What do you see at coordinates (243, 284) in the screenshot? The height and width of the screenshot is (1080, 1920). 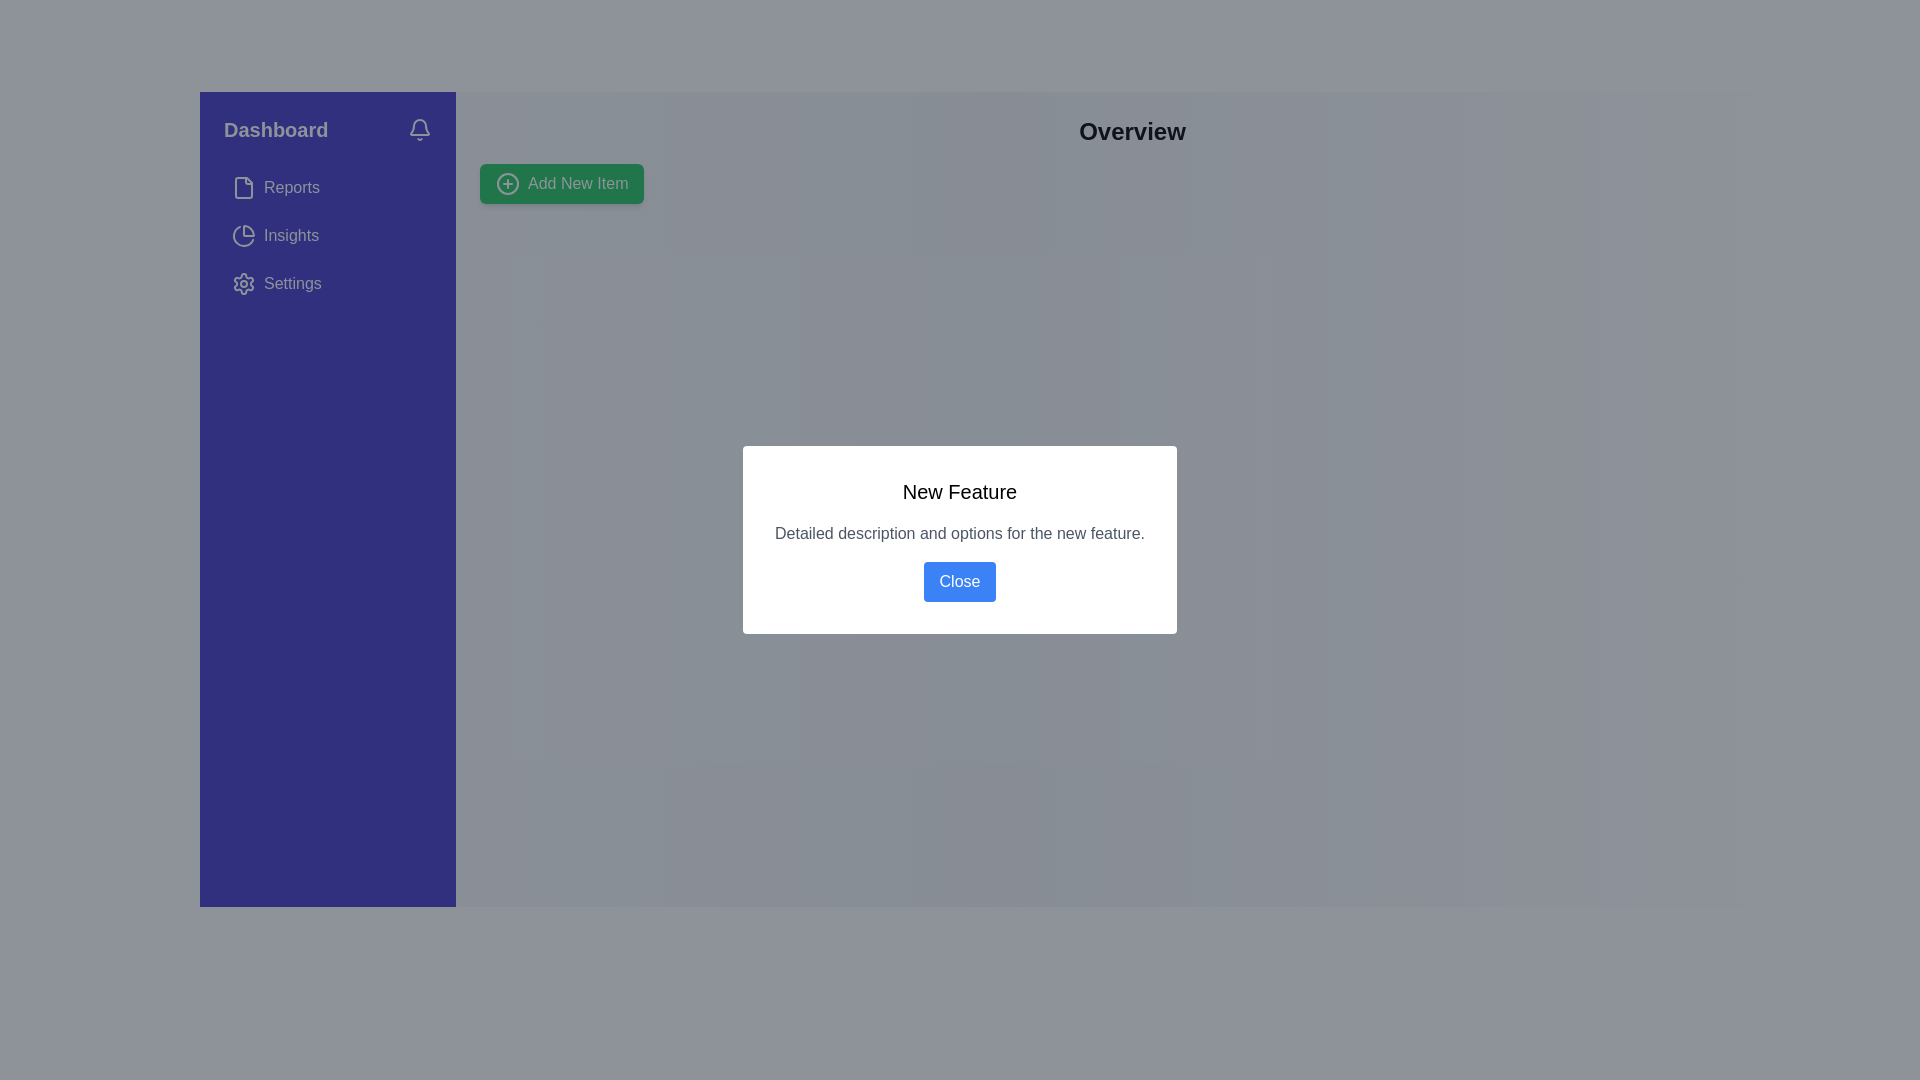 I see `the settings menu icon located in the vertical navigation bar, which is positioned third under 'Reports' and 'Insights', adjacent to the 'Settings' label` at bounding box center [243, 284].